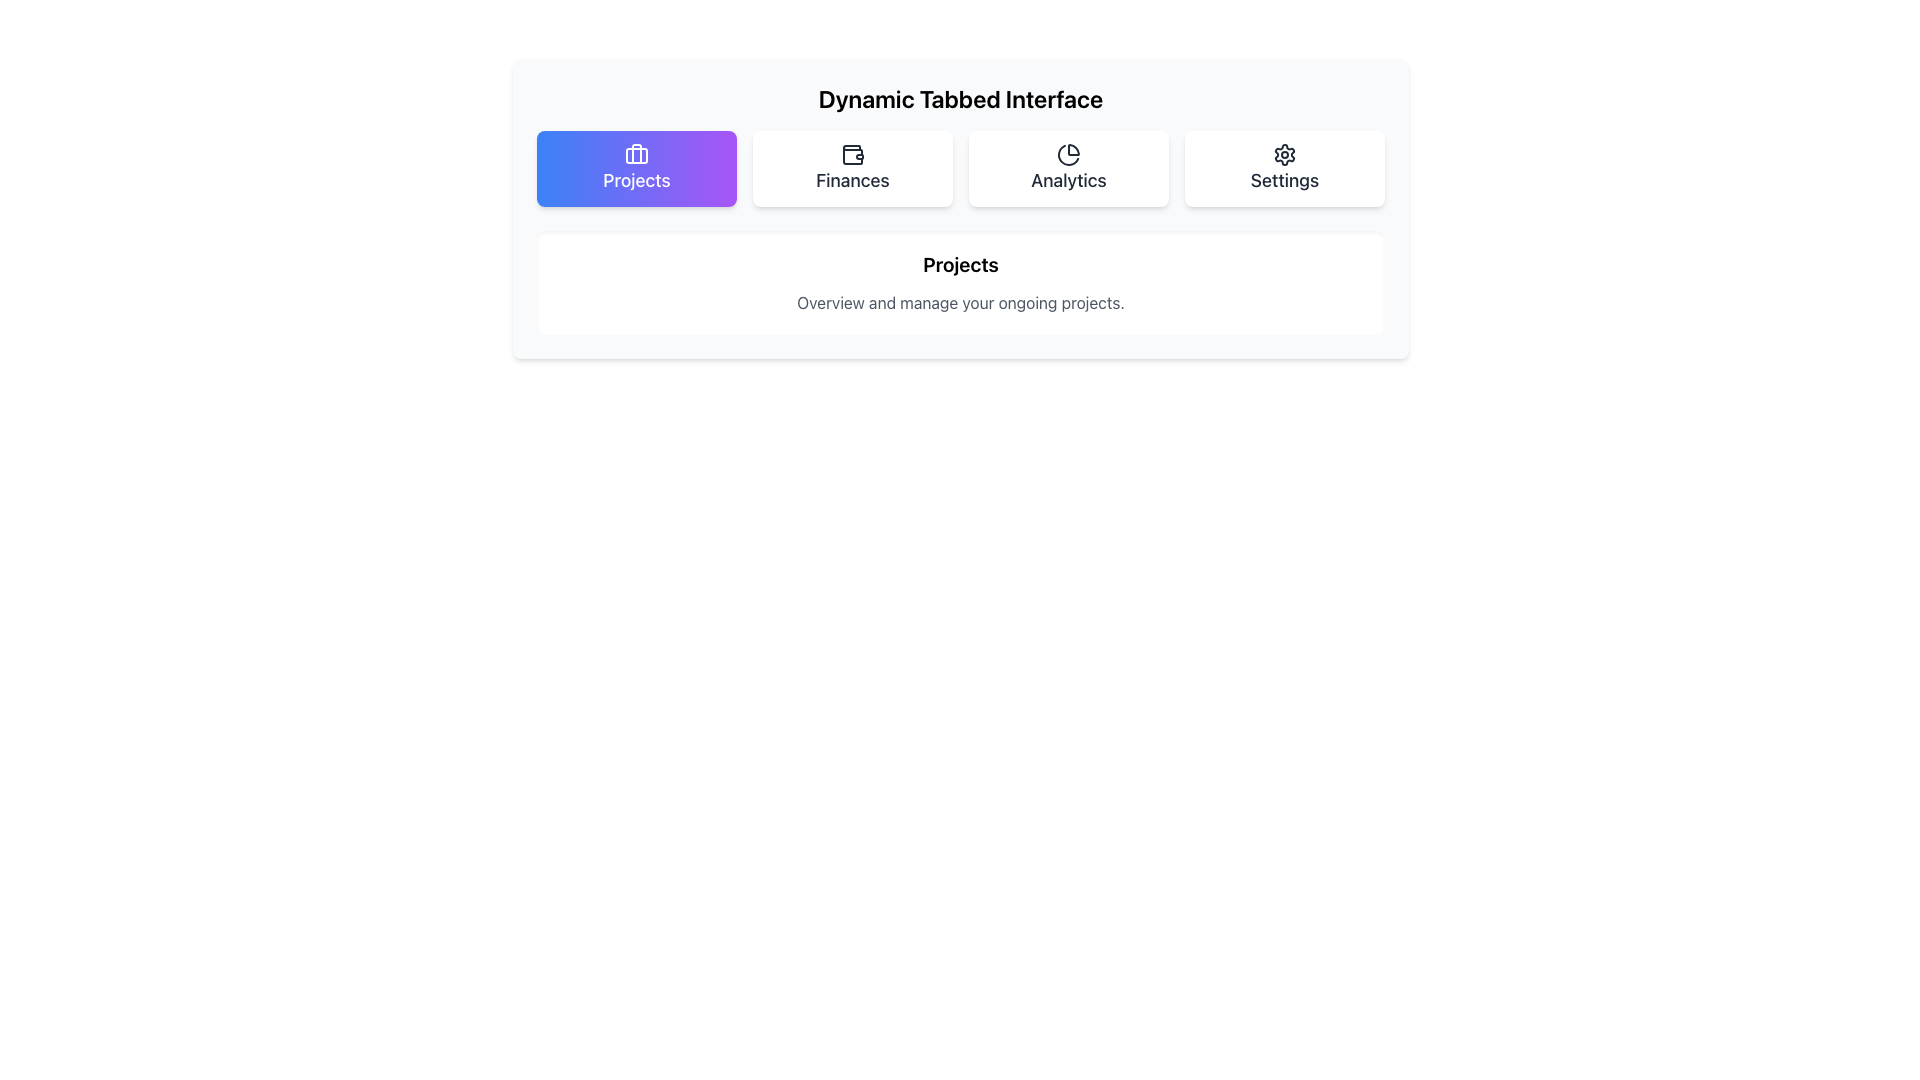 Image resolution: width=1920 pixels, height=1080 pixels. I want to click on the pie chart segment of the 'Analytics' tab in the main horizontal navigation bar, so click(1067, 154).